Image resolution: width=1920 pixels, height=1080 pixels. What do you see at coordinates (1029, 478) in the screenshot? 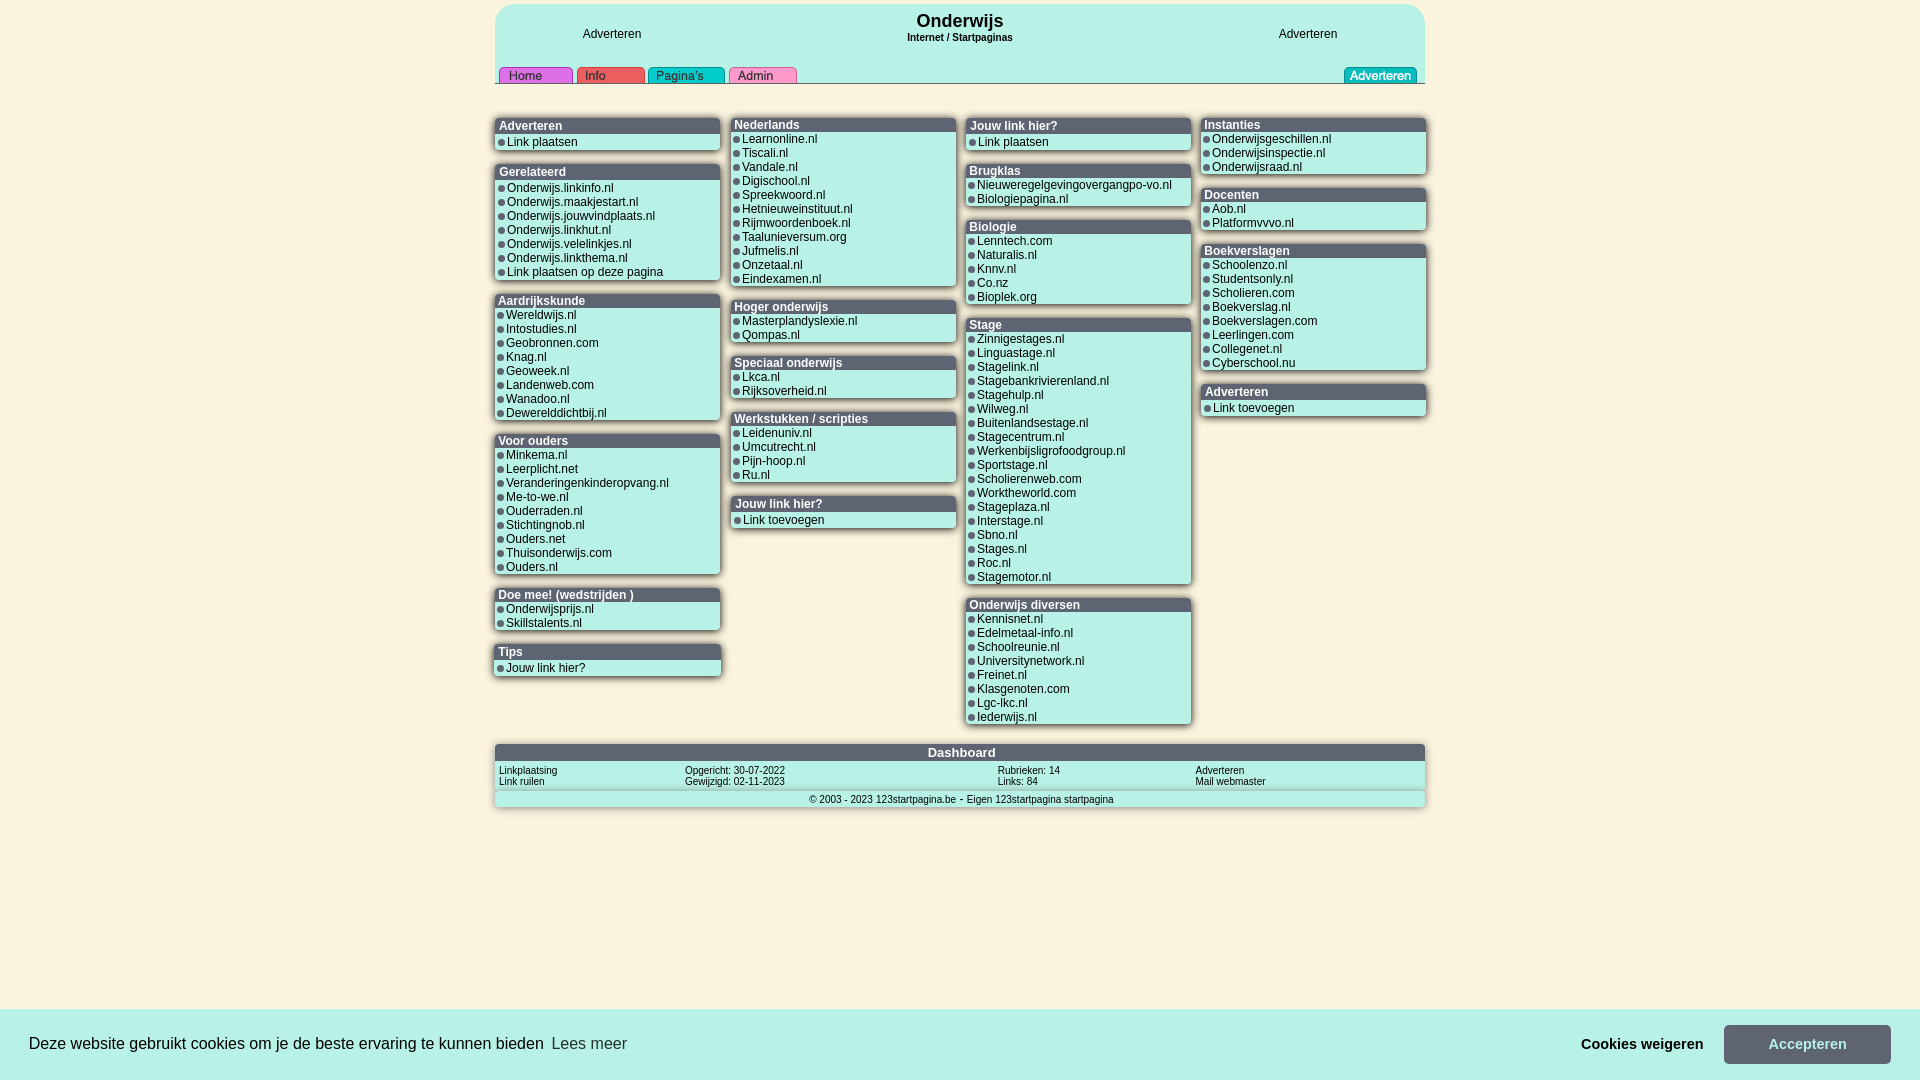
I see `'Scholierenweb.com'` at bounding box center [1029, 478].